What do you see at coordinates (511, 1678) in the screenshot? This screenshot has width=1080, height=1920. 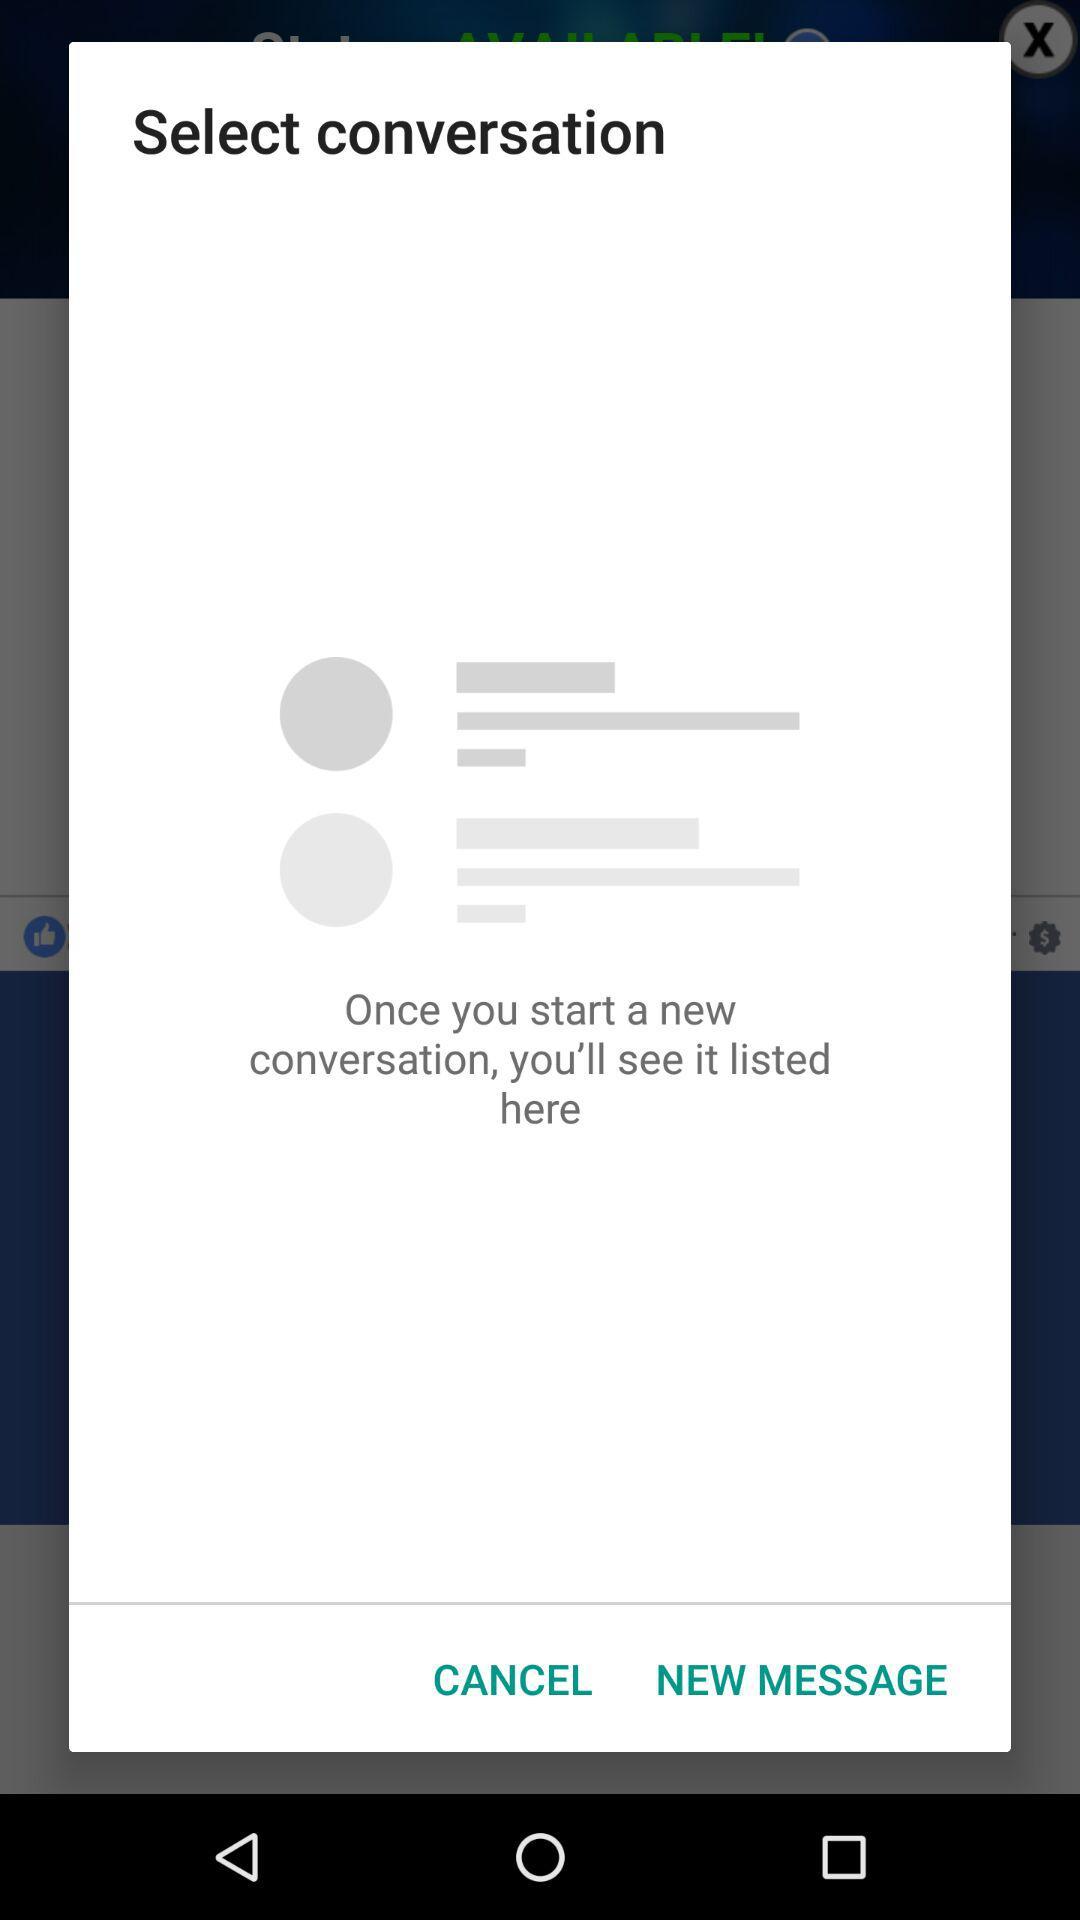 I see `item next to new message item` at bounding box center [511, 1678].